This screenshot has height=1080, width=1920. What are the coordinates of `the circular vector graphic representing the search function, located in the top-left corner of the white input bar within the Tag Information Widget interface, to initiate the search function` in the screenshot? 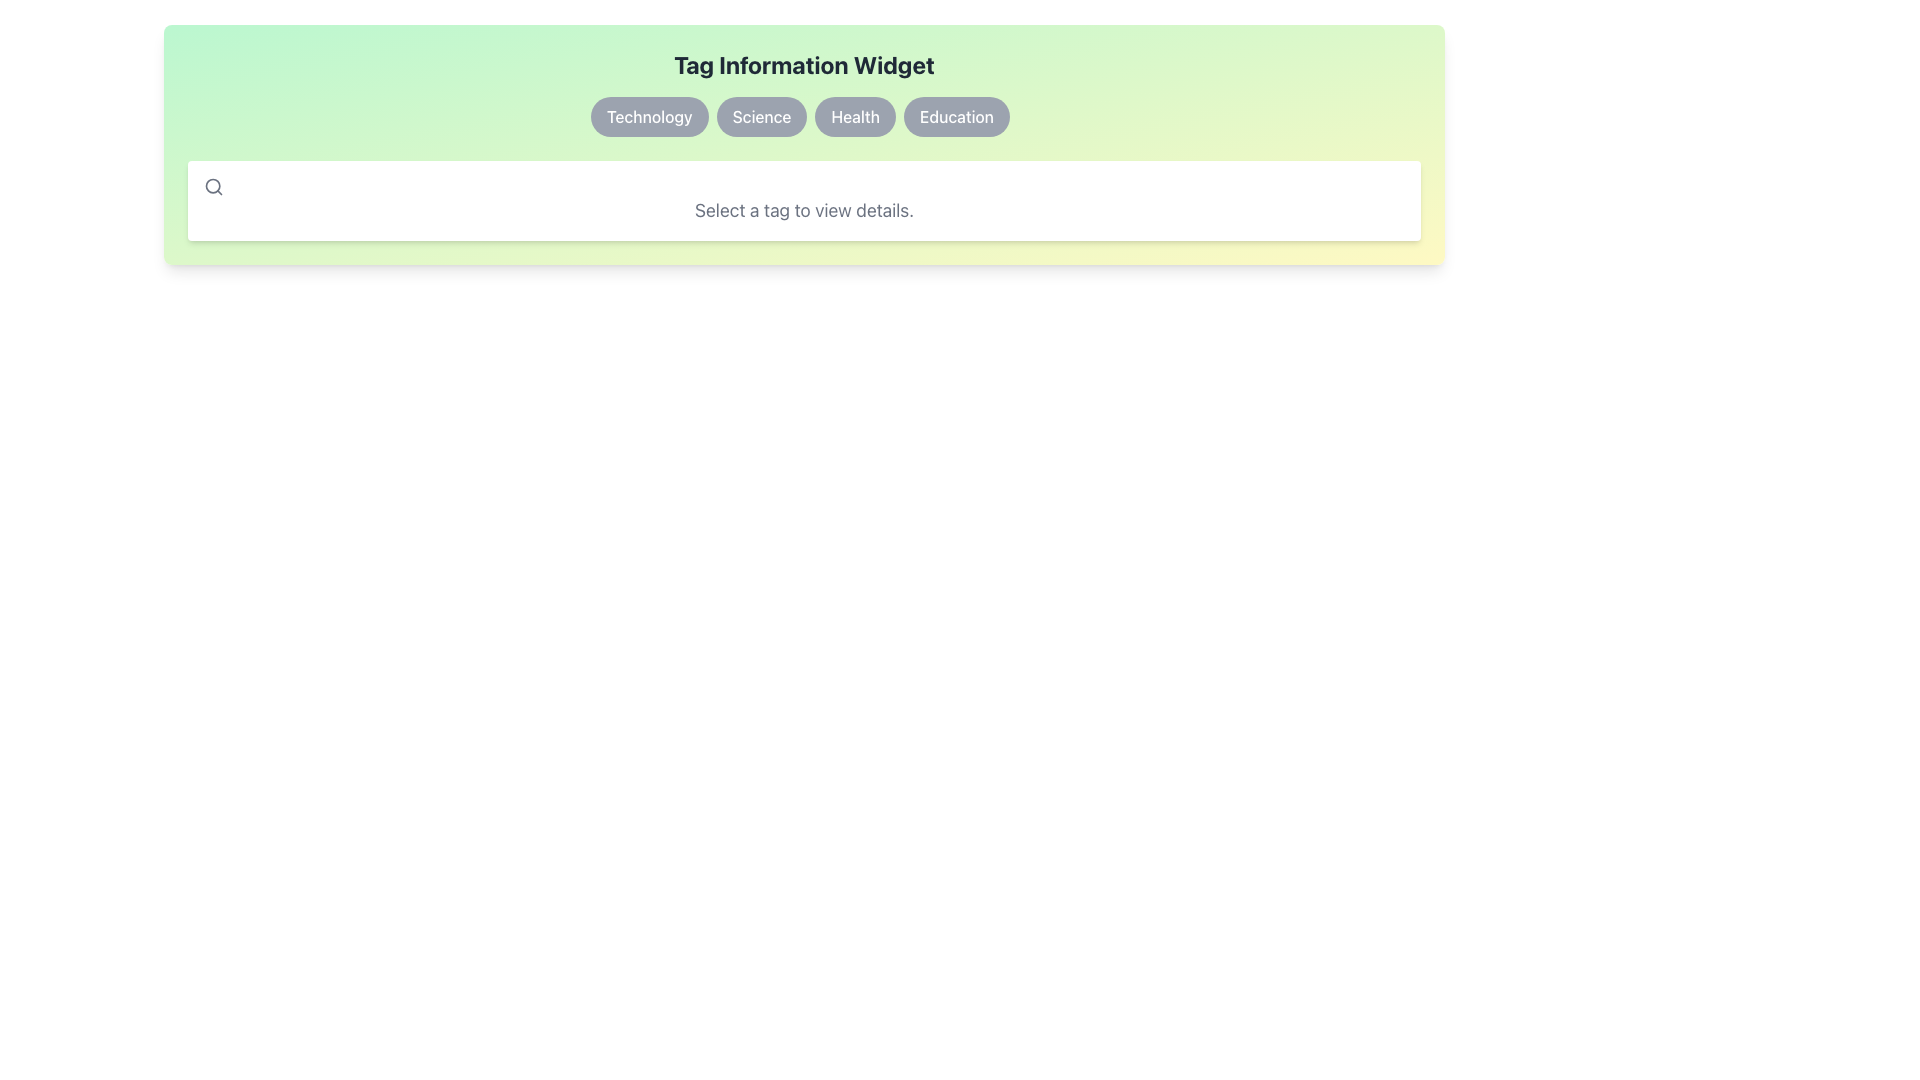 It's located at (213, 186).